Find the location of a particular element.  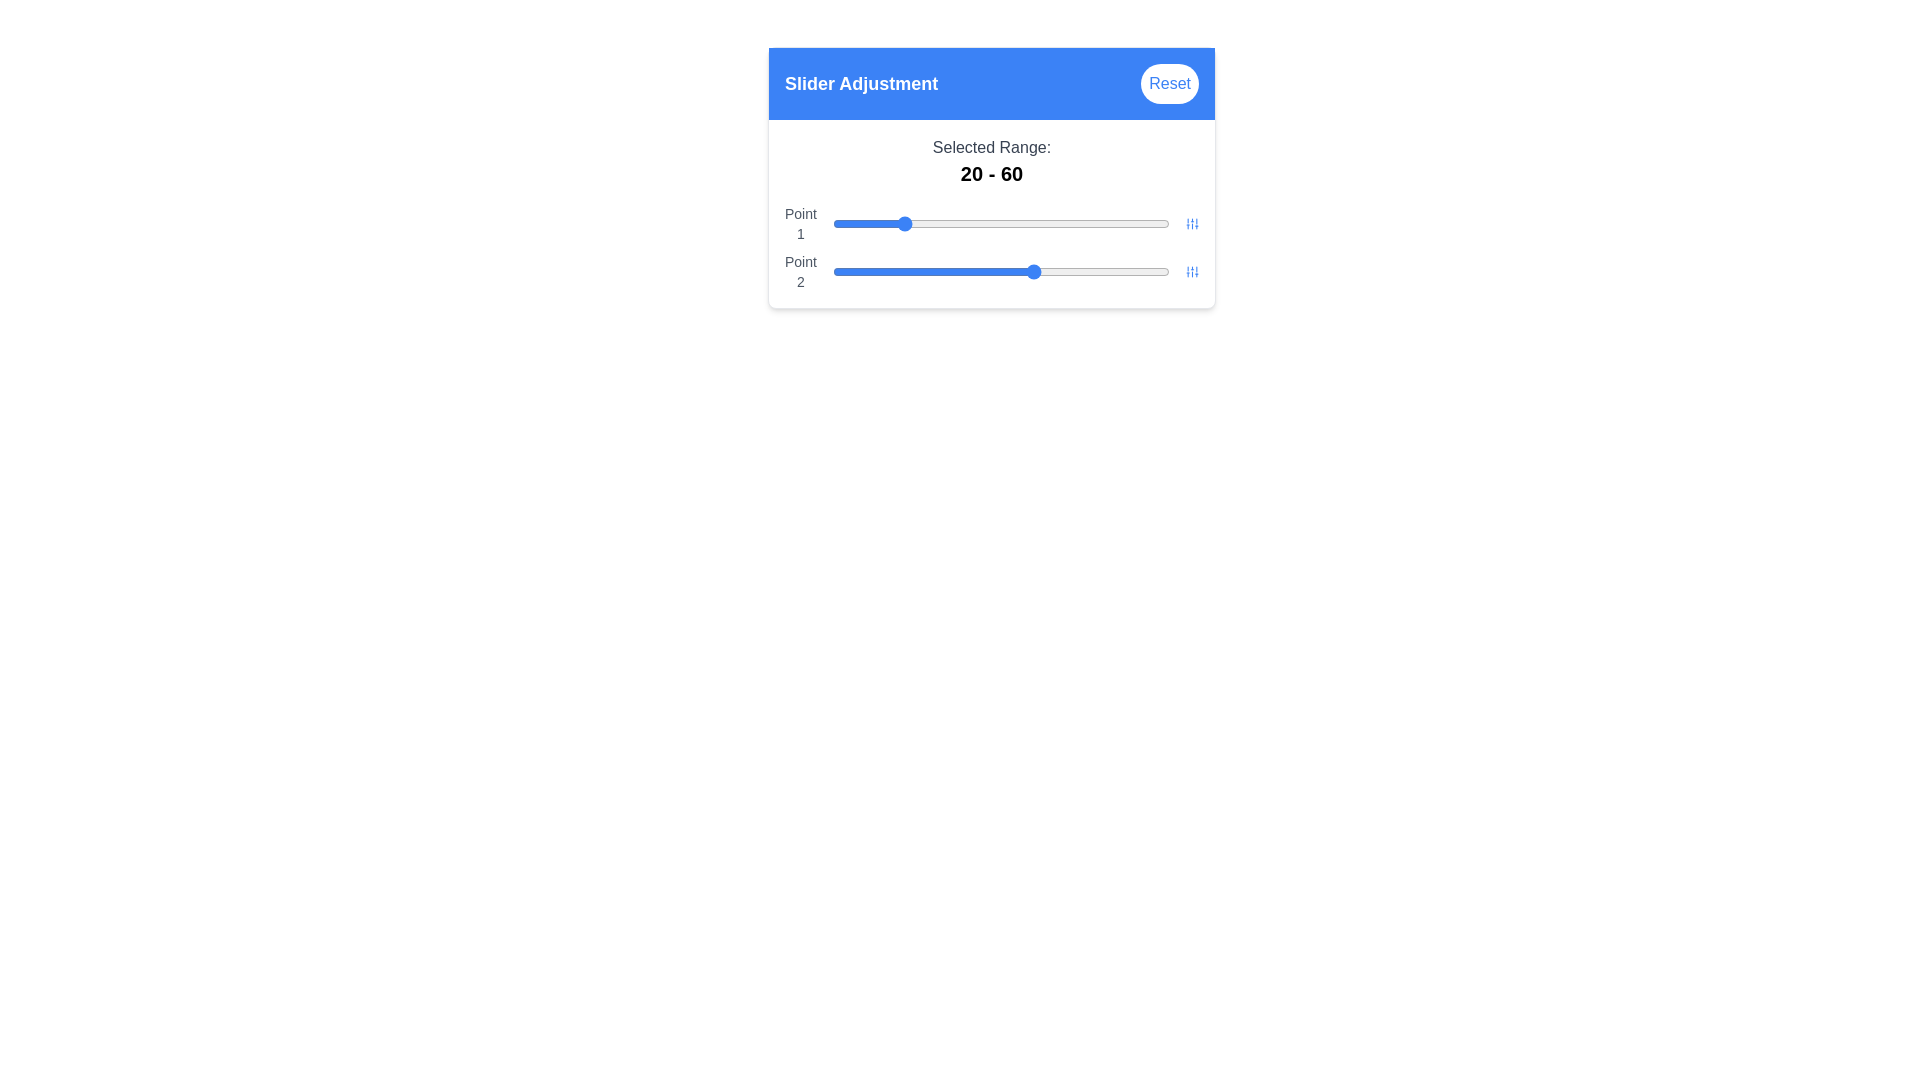

the Text Label that serves as a header or title for the interface section related to sliders, positioned on the left side of the header section with a blue background is located at coordinates (861, 83).